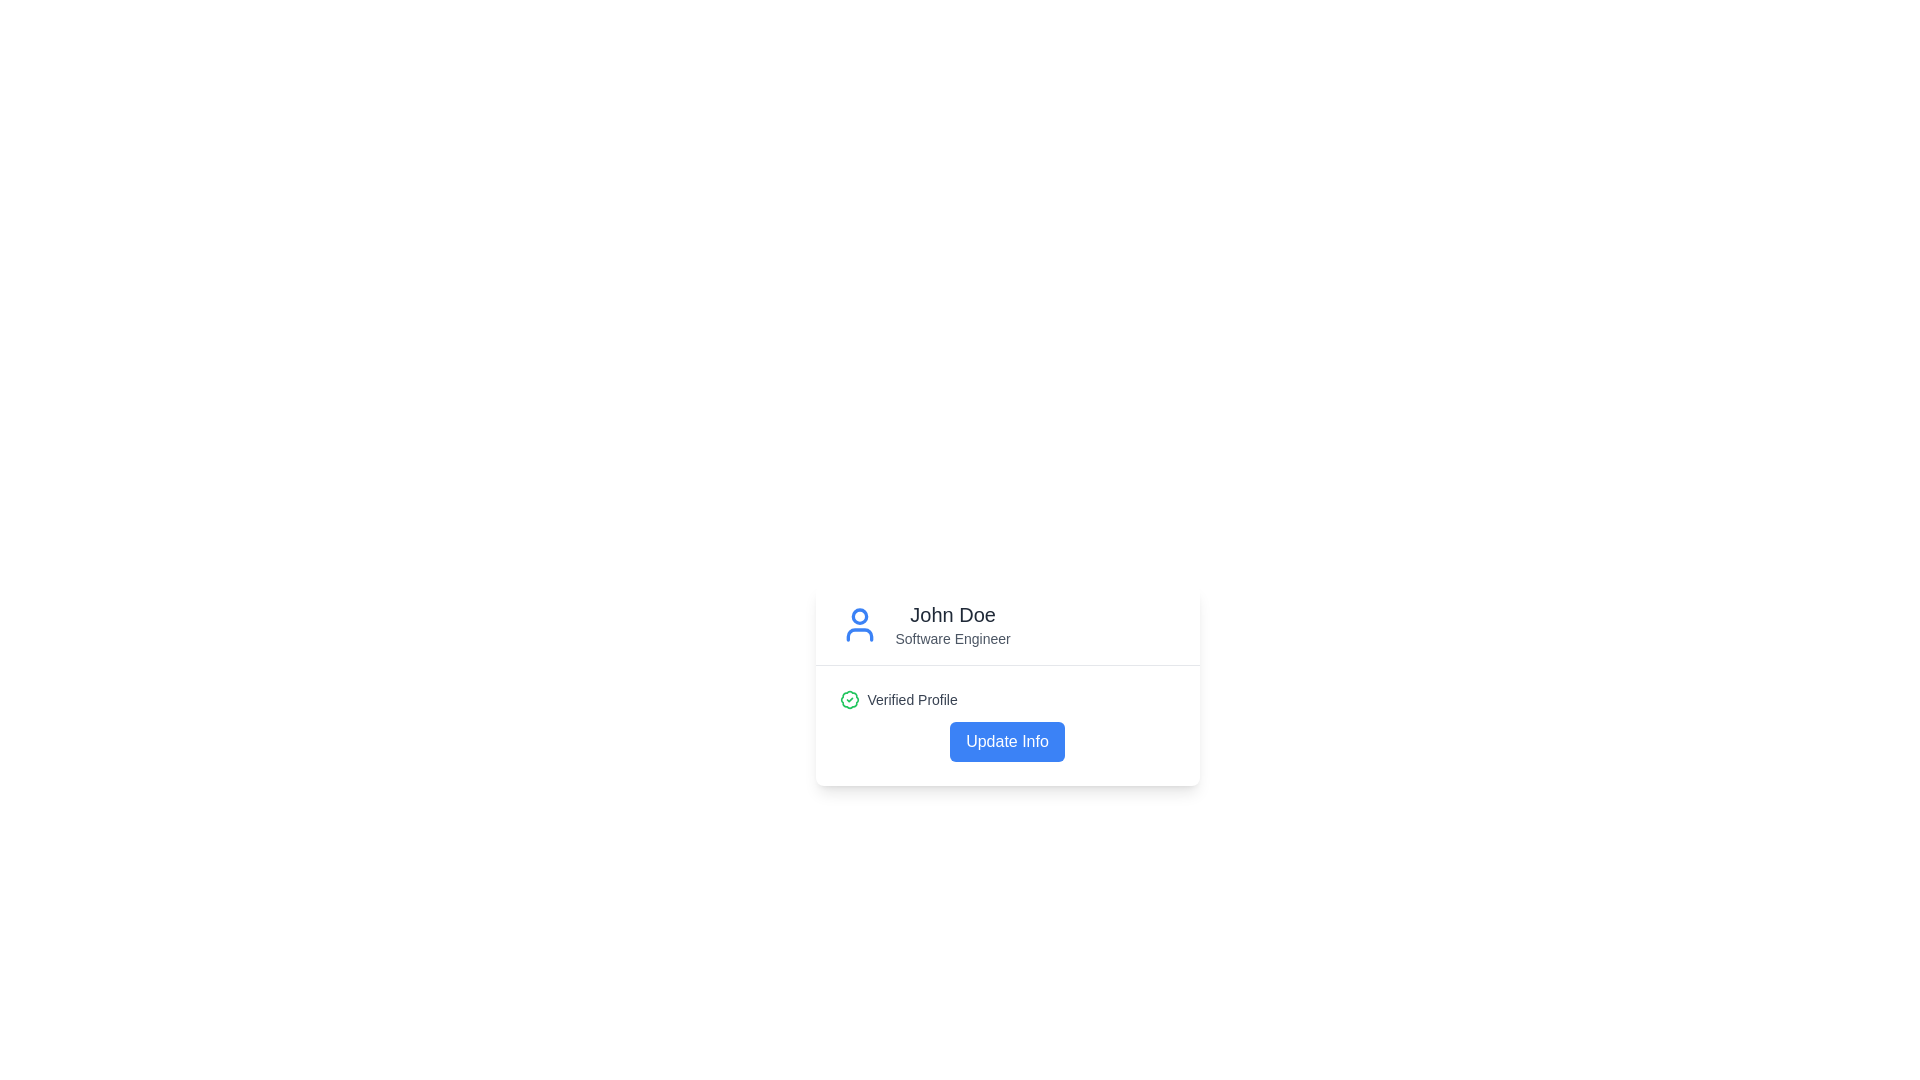  I want to click on the 'Update Info' button with a blue background and white text for keyboard navigation, so click(1007, 741).